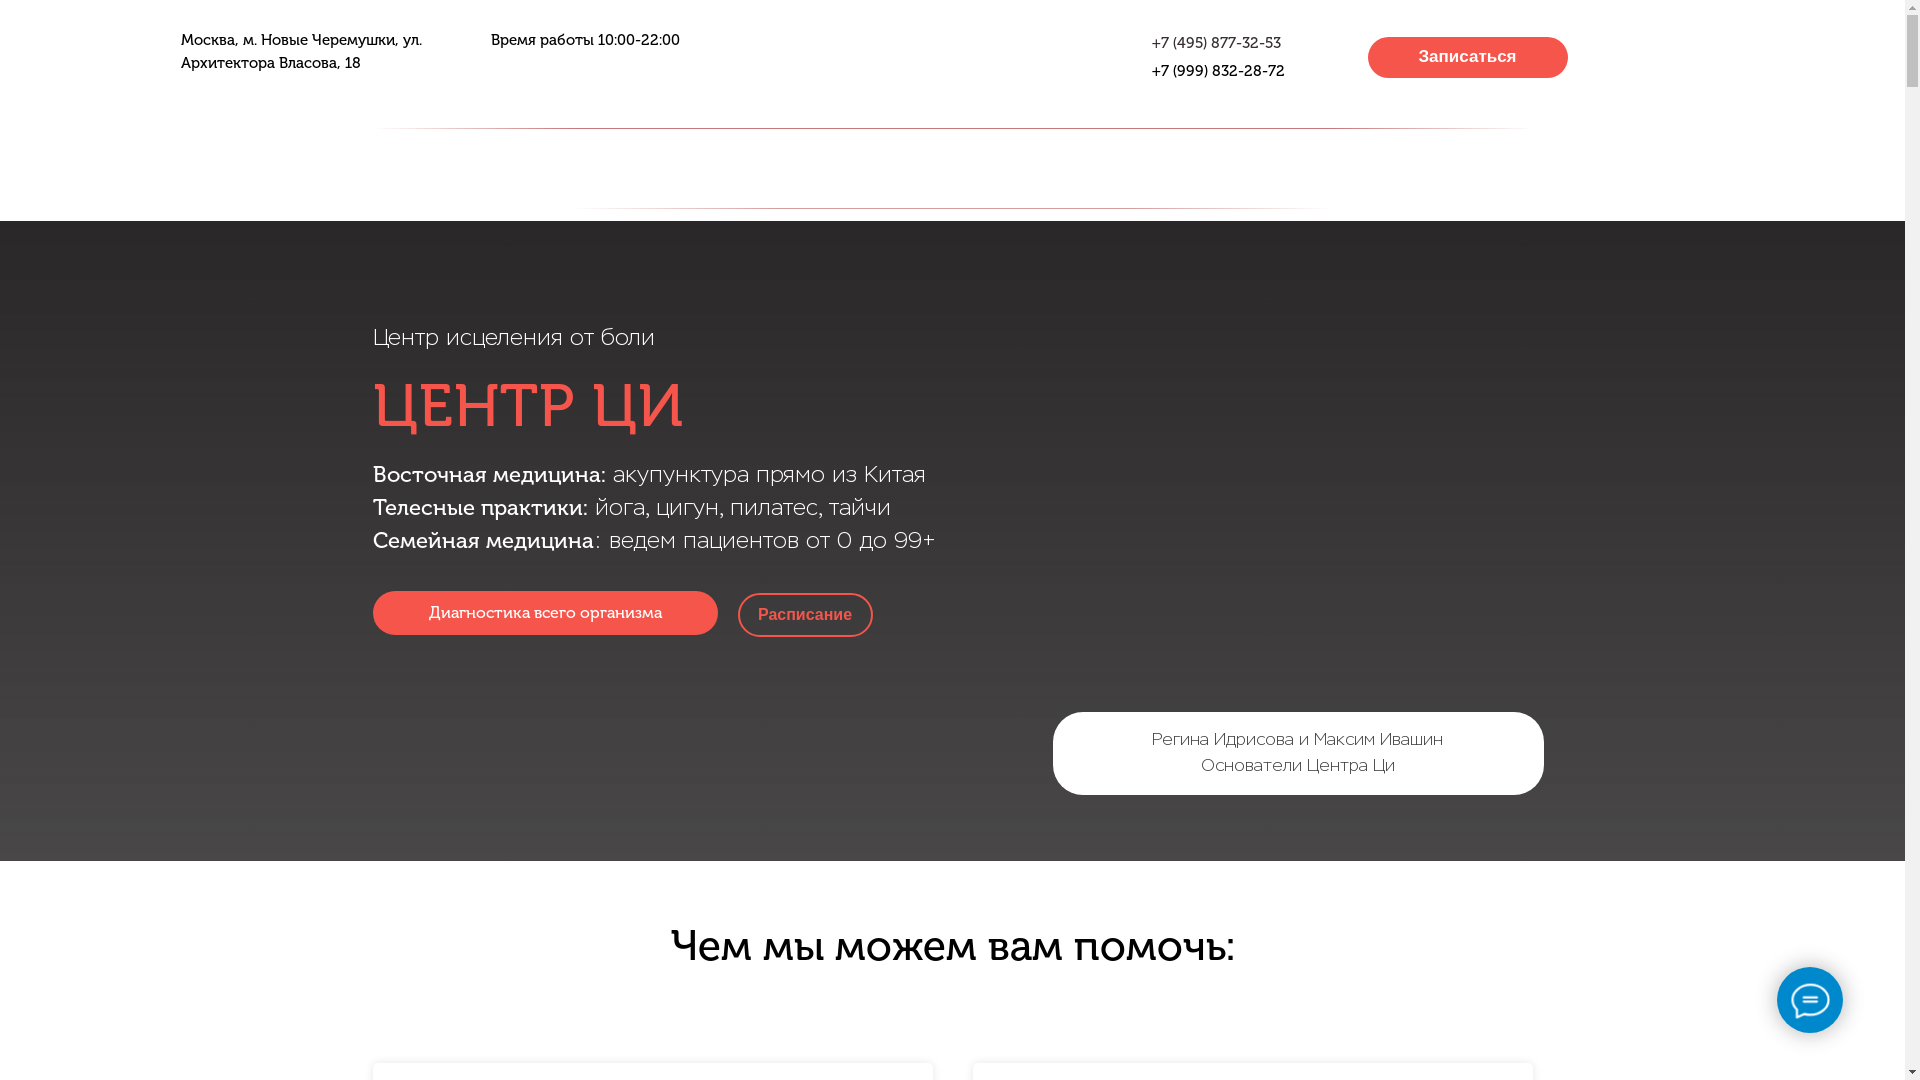  I want to click on '+7 (495) 877-32-53', so click(1215, 42).